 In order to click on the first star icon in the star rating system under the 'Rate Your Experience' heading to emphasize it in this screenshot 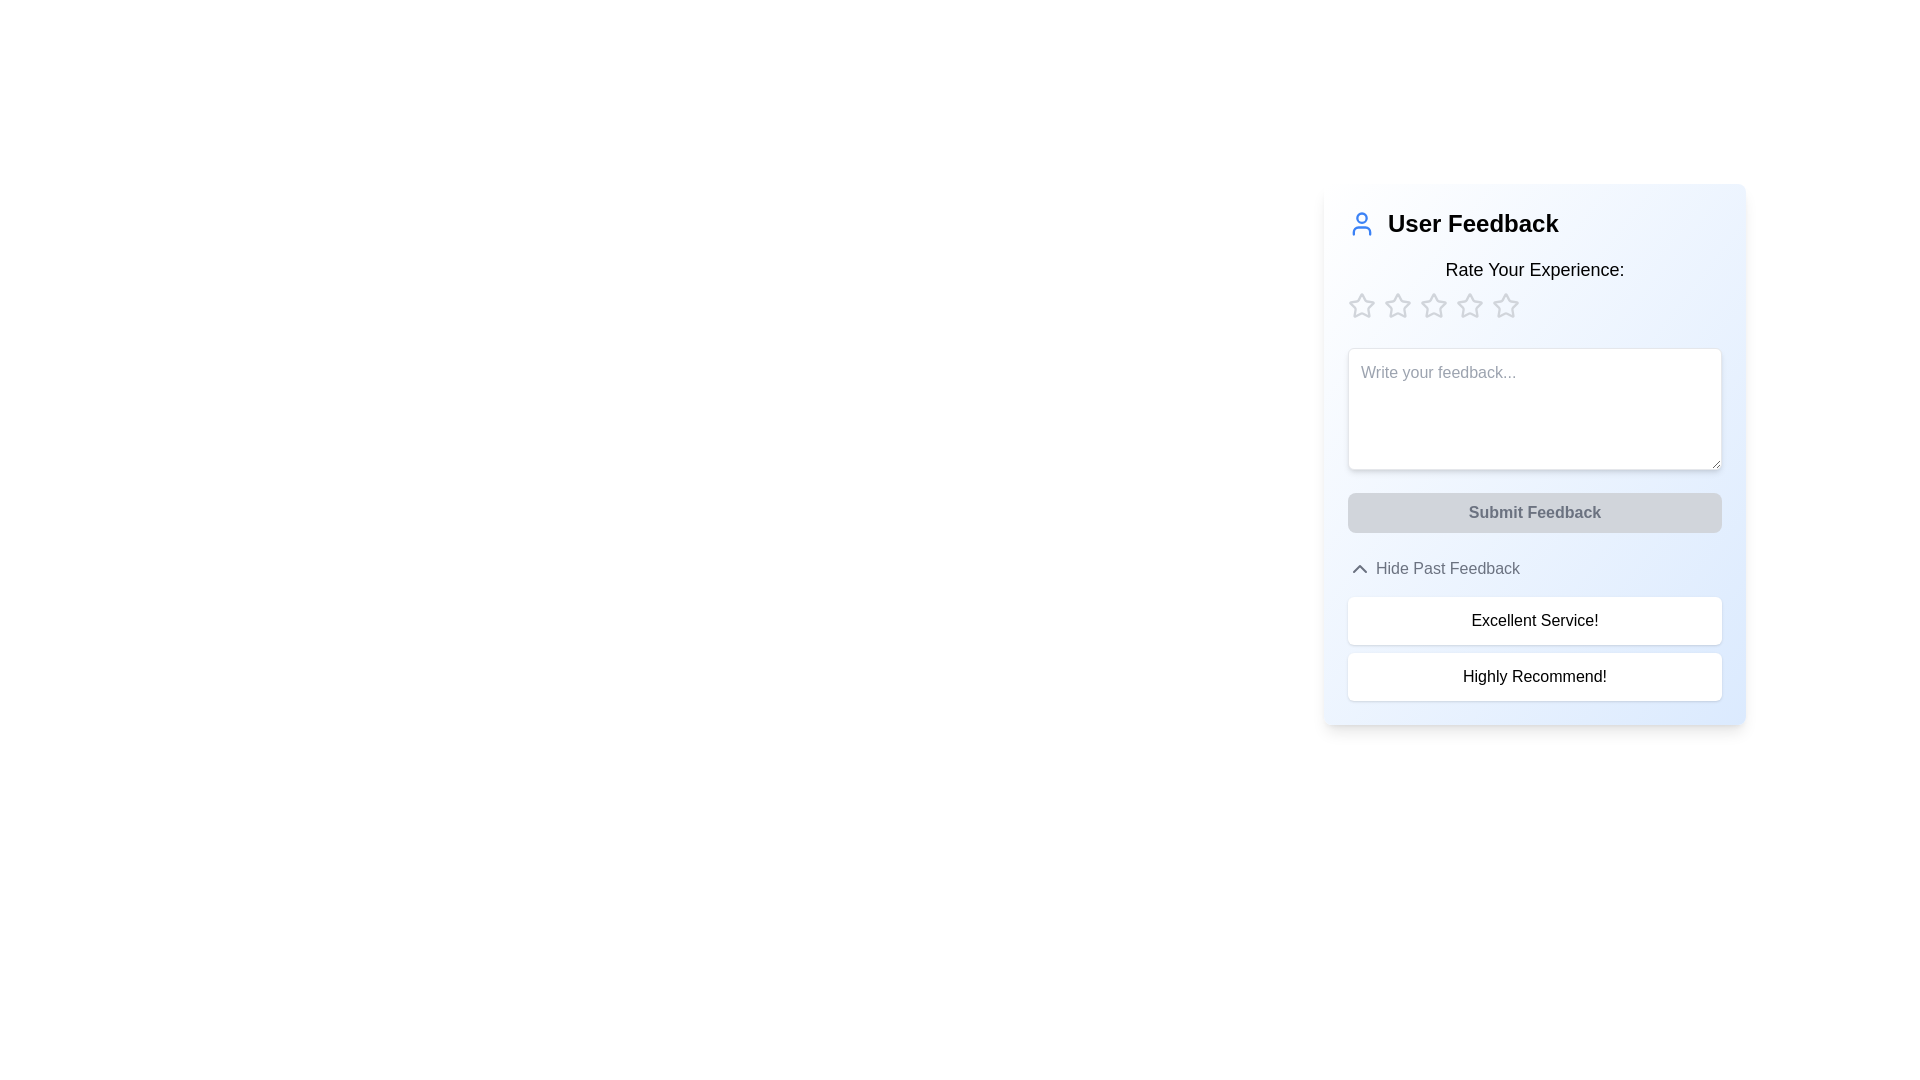, I will do `click(1396, 305)`.